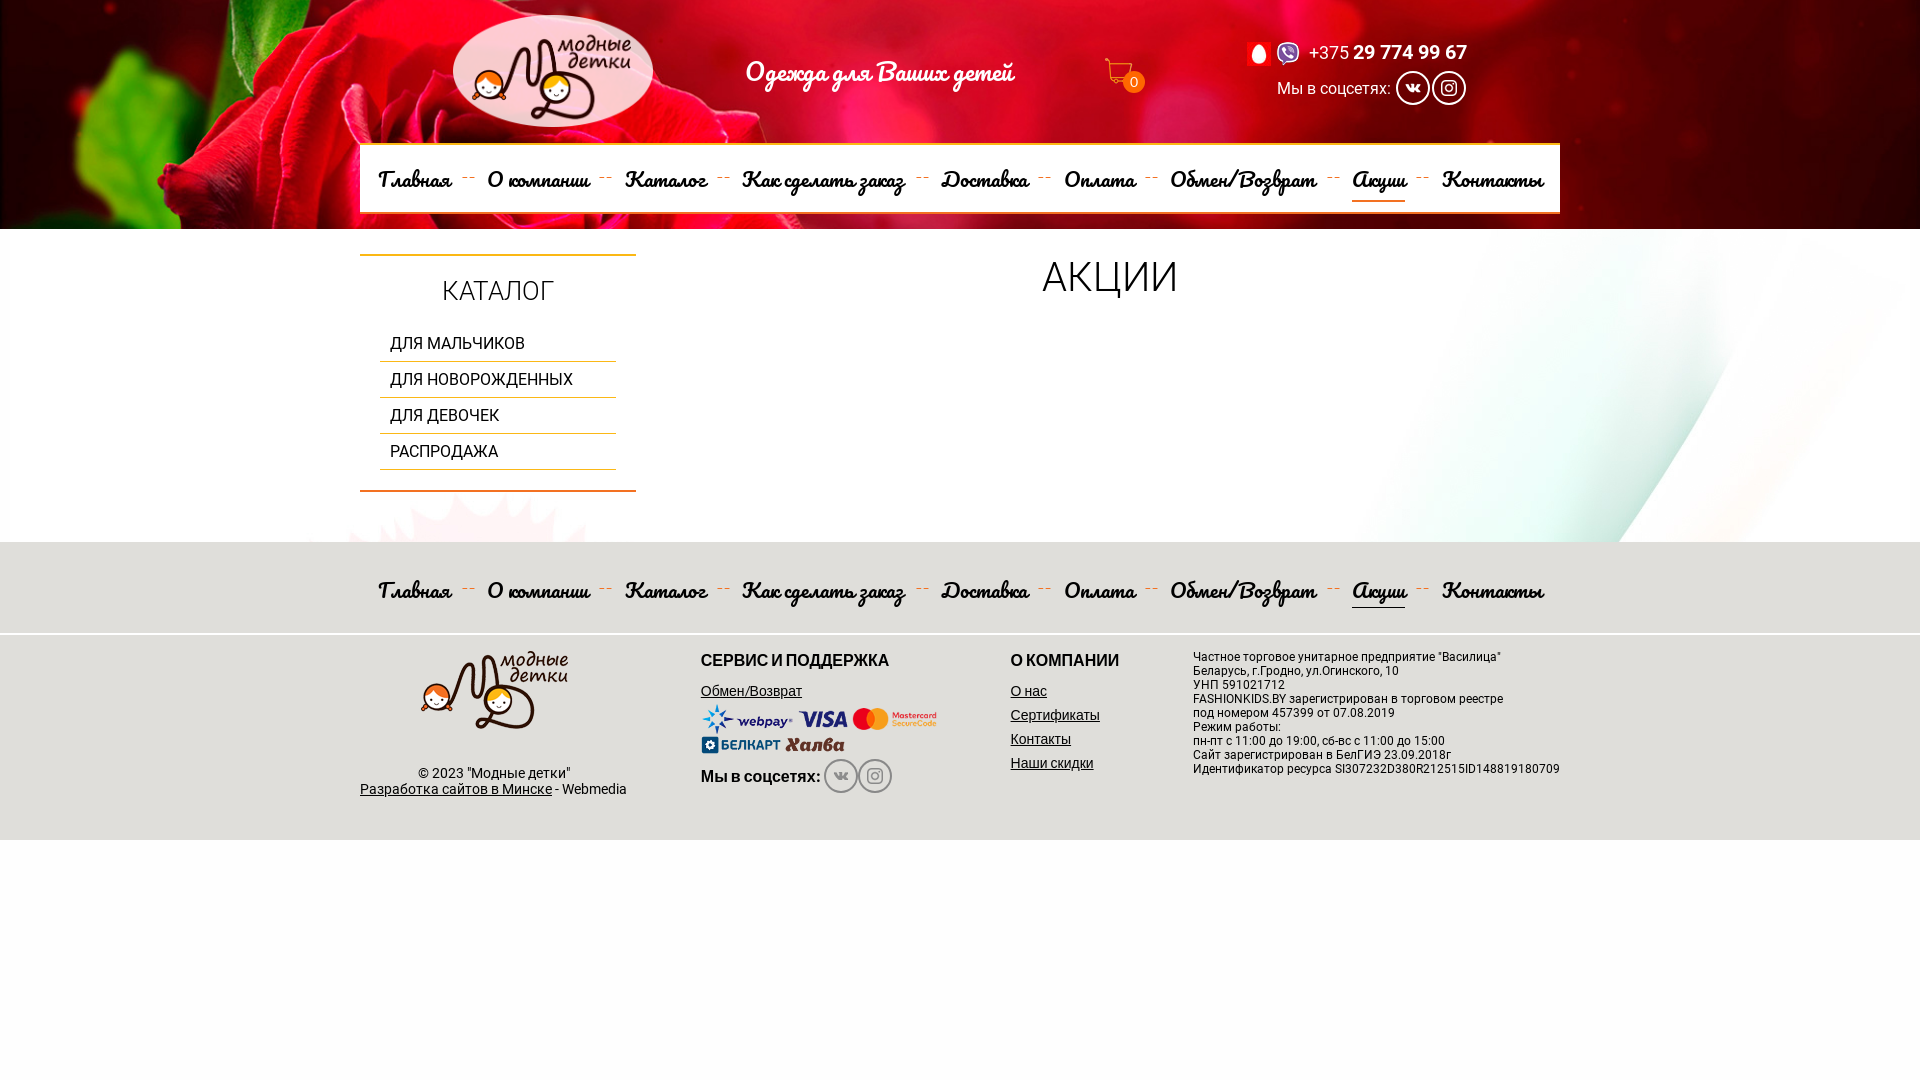 The width and height of the screenshot is (1920, 1080). What do you see at coordinates (1386, 51) in the screenshot?
I see `'+375 29 774 99 67'` at bounding box center [1386, 51].